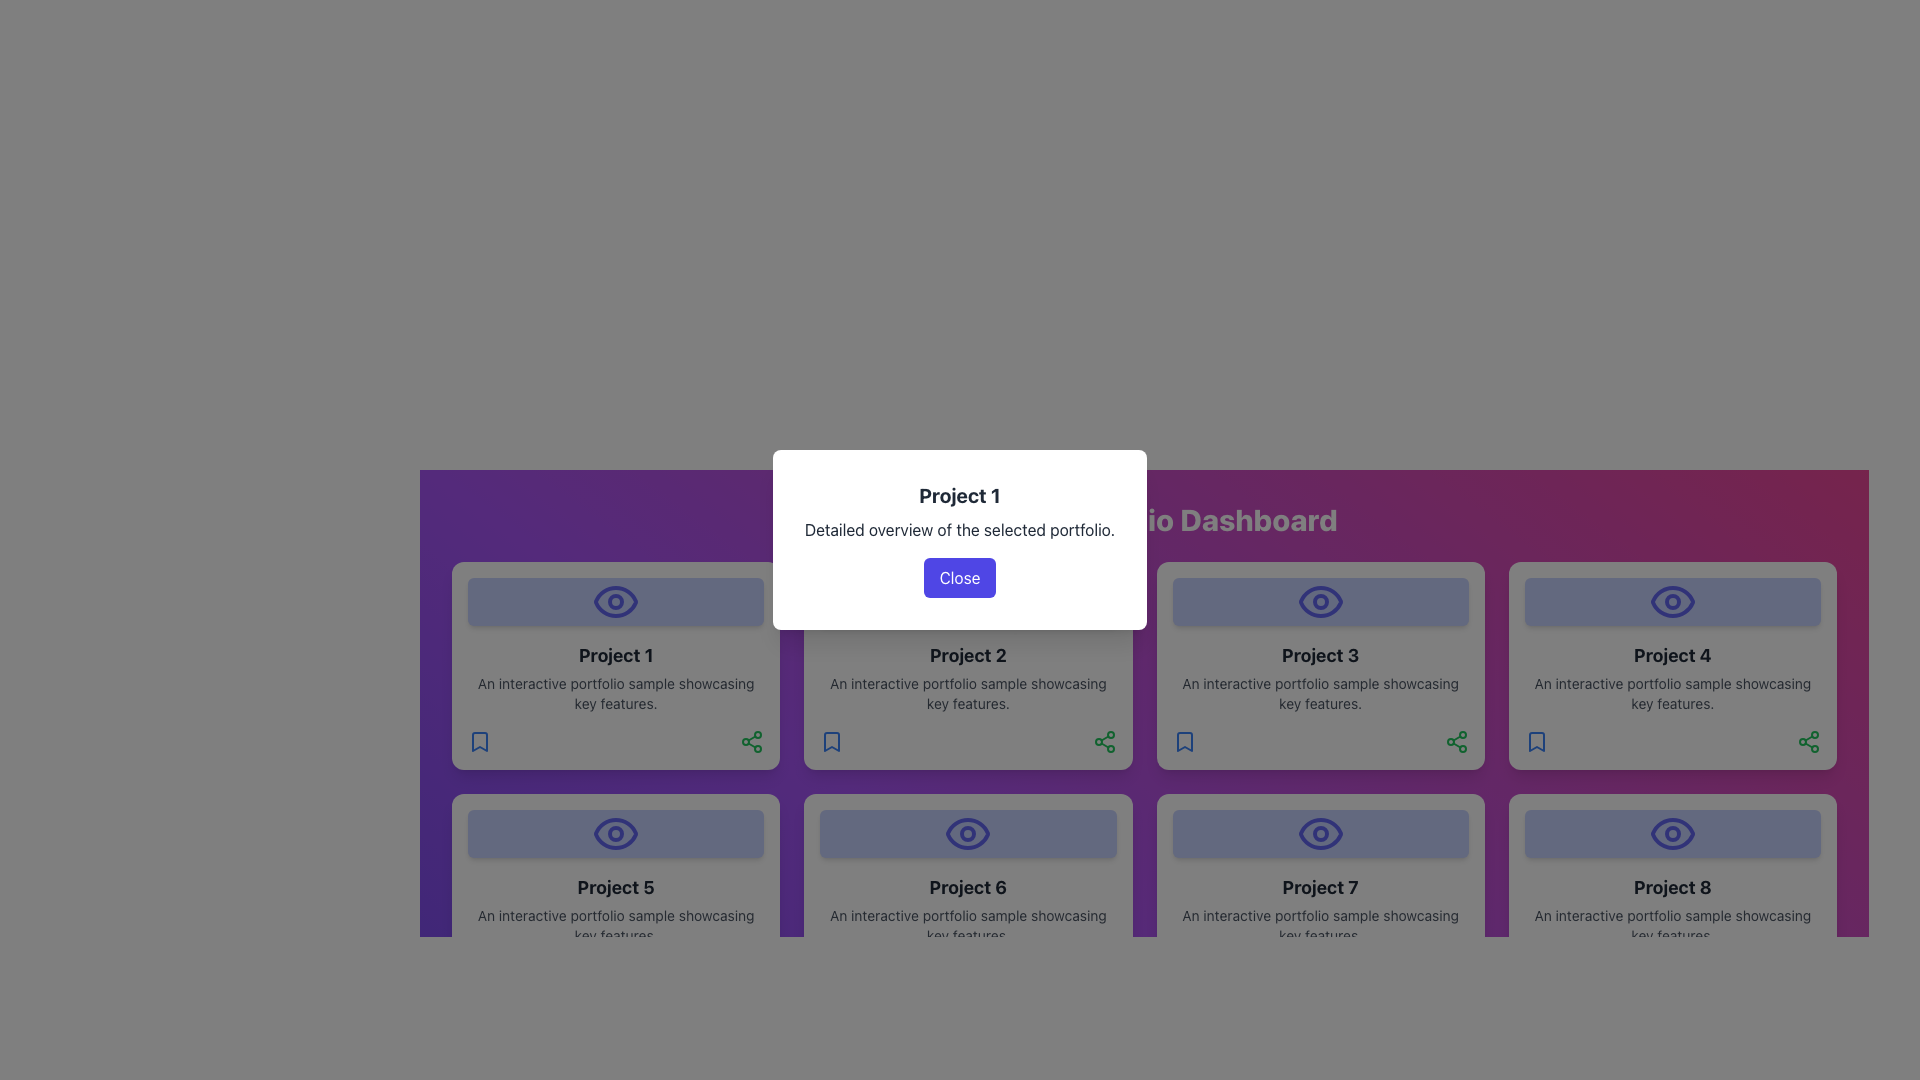 The image size is (1920, 1080). What do you see at coordinates (751, 741) in the screenshot?
I see `the green 'share' icon button located at the bottom-right corner of the 'Project 1' card` at bounding box center [751, 741].